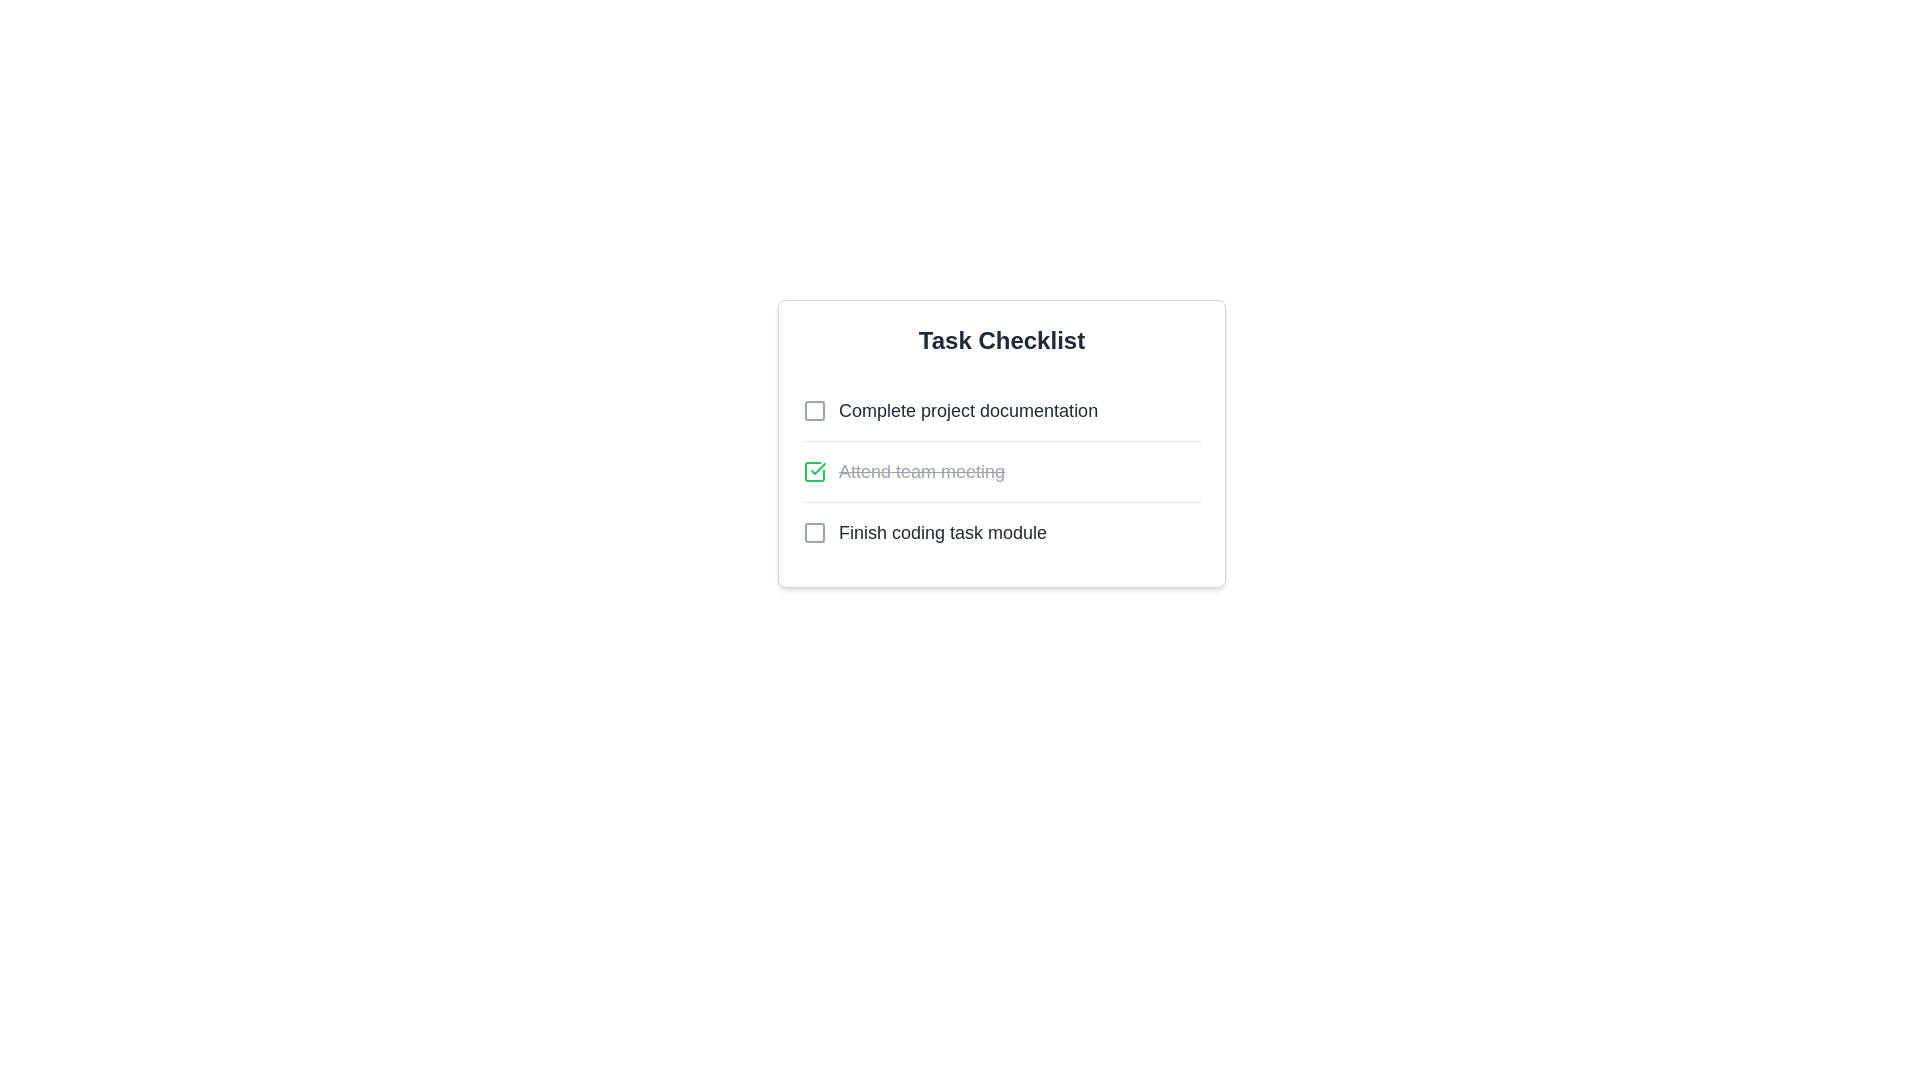 The image size is (1920, 1080). I want to click on the task item labeled 'Finish coding task module', so click(924, 531).